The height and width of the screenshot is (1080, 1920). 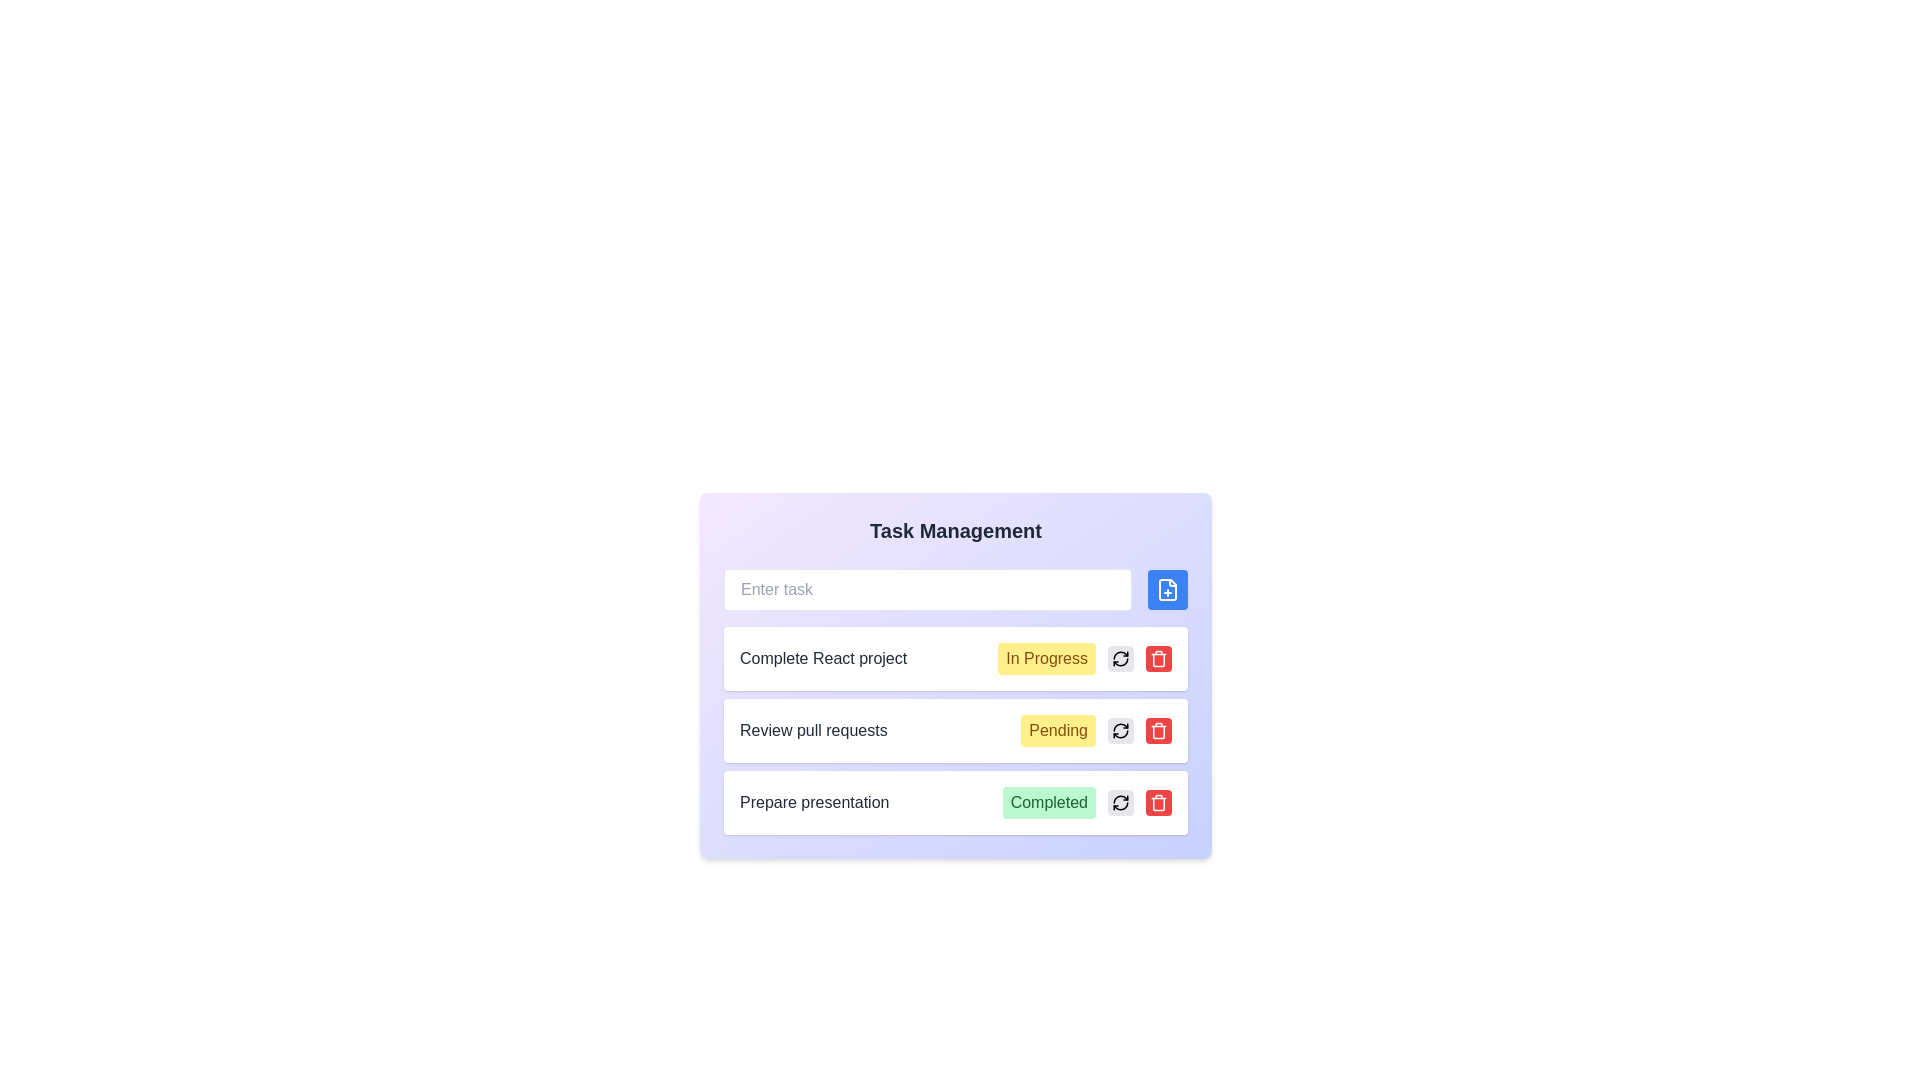 I want to click on text of the Status badge indicating the pending state of the task located to the right of 'Review pull requests' in the task management interface, so click(x=1095, y=731).